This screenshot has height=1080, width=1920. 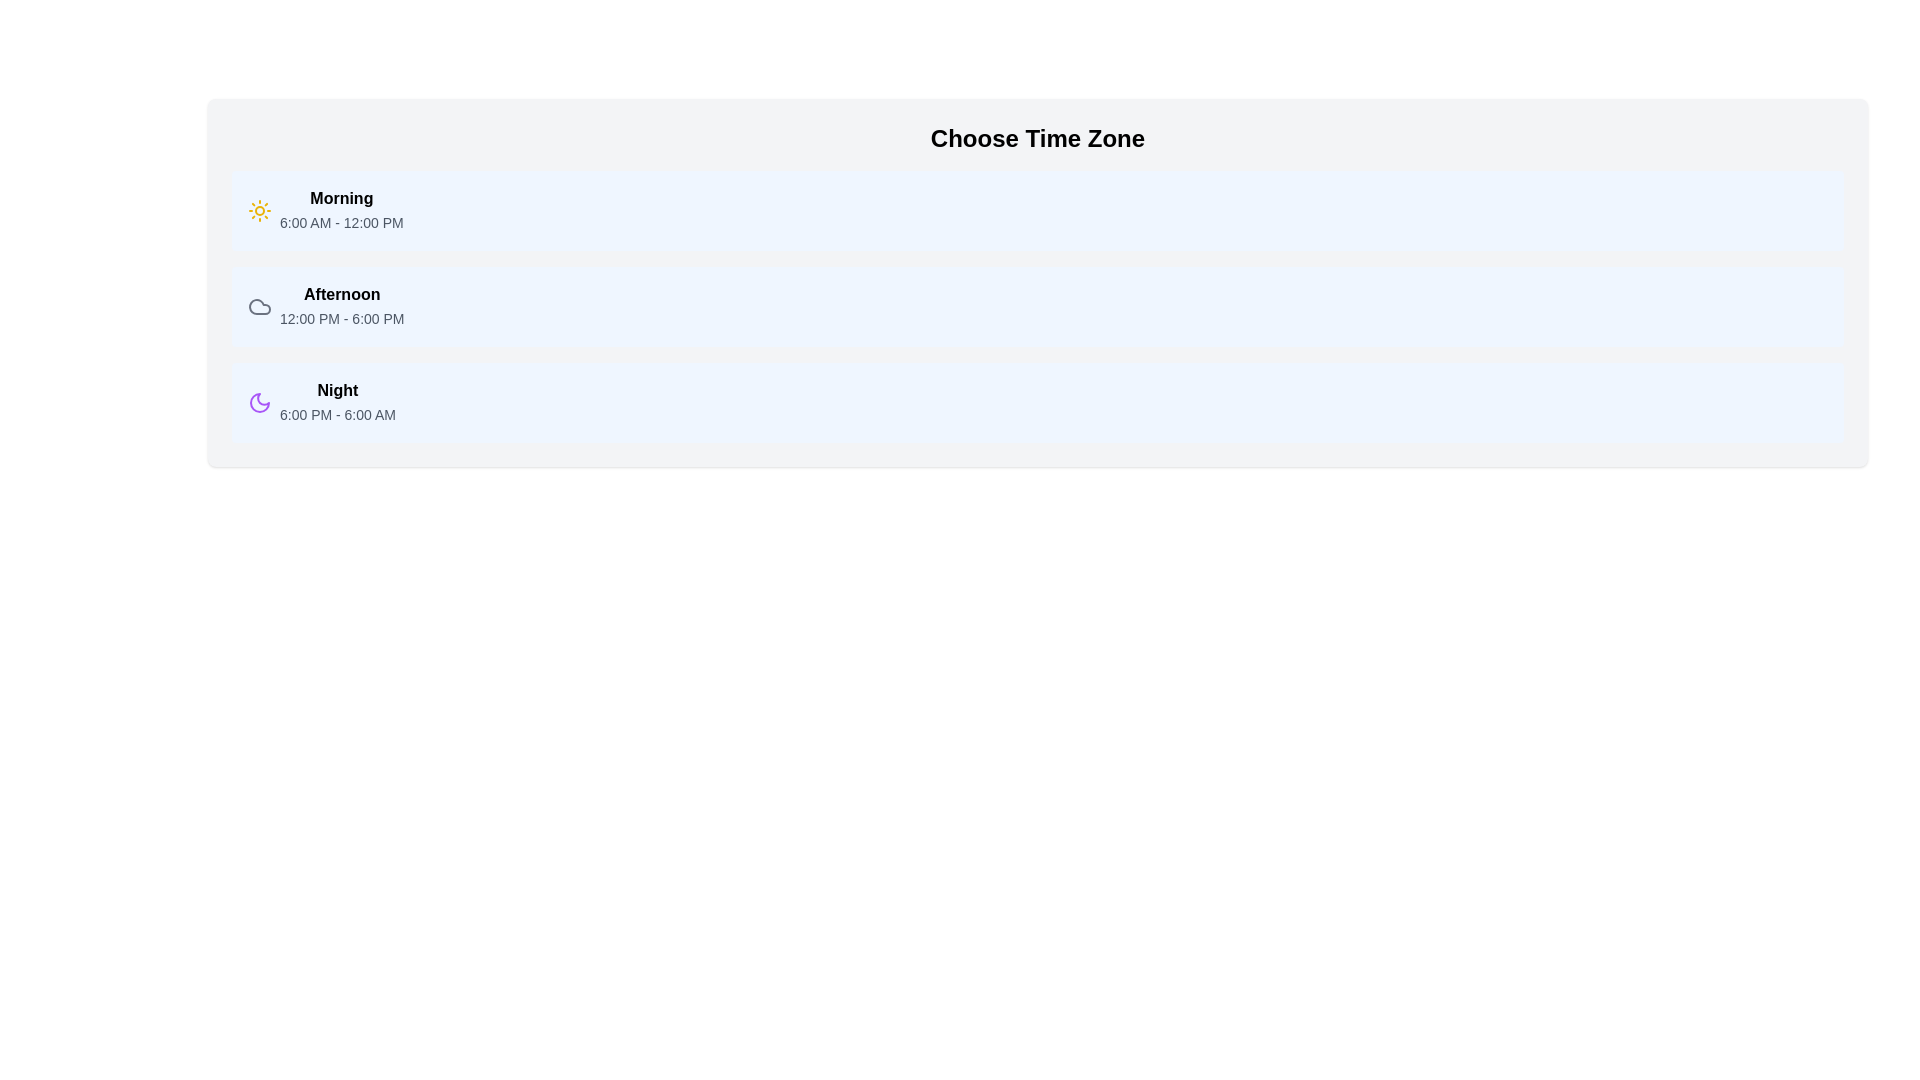 What do you see at coordinates (342, 294) in the screenshot?
I see `the 'Afternoon' time range title text label, which is positioned between the 'Morning' and 'Night' options in the three-option list` at bounding box center [342, 294].